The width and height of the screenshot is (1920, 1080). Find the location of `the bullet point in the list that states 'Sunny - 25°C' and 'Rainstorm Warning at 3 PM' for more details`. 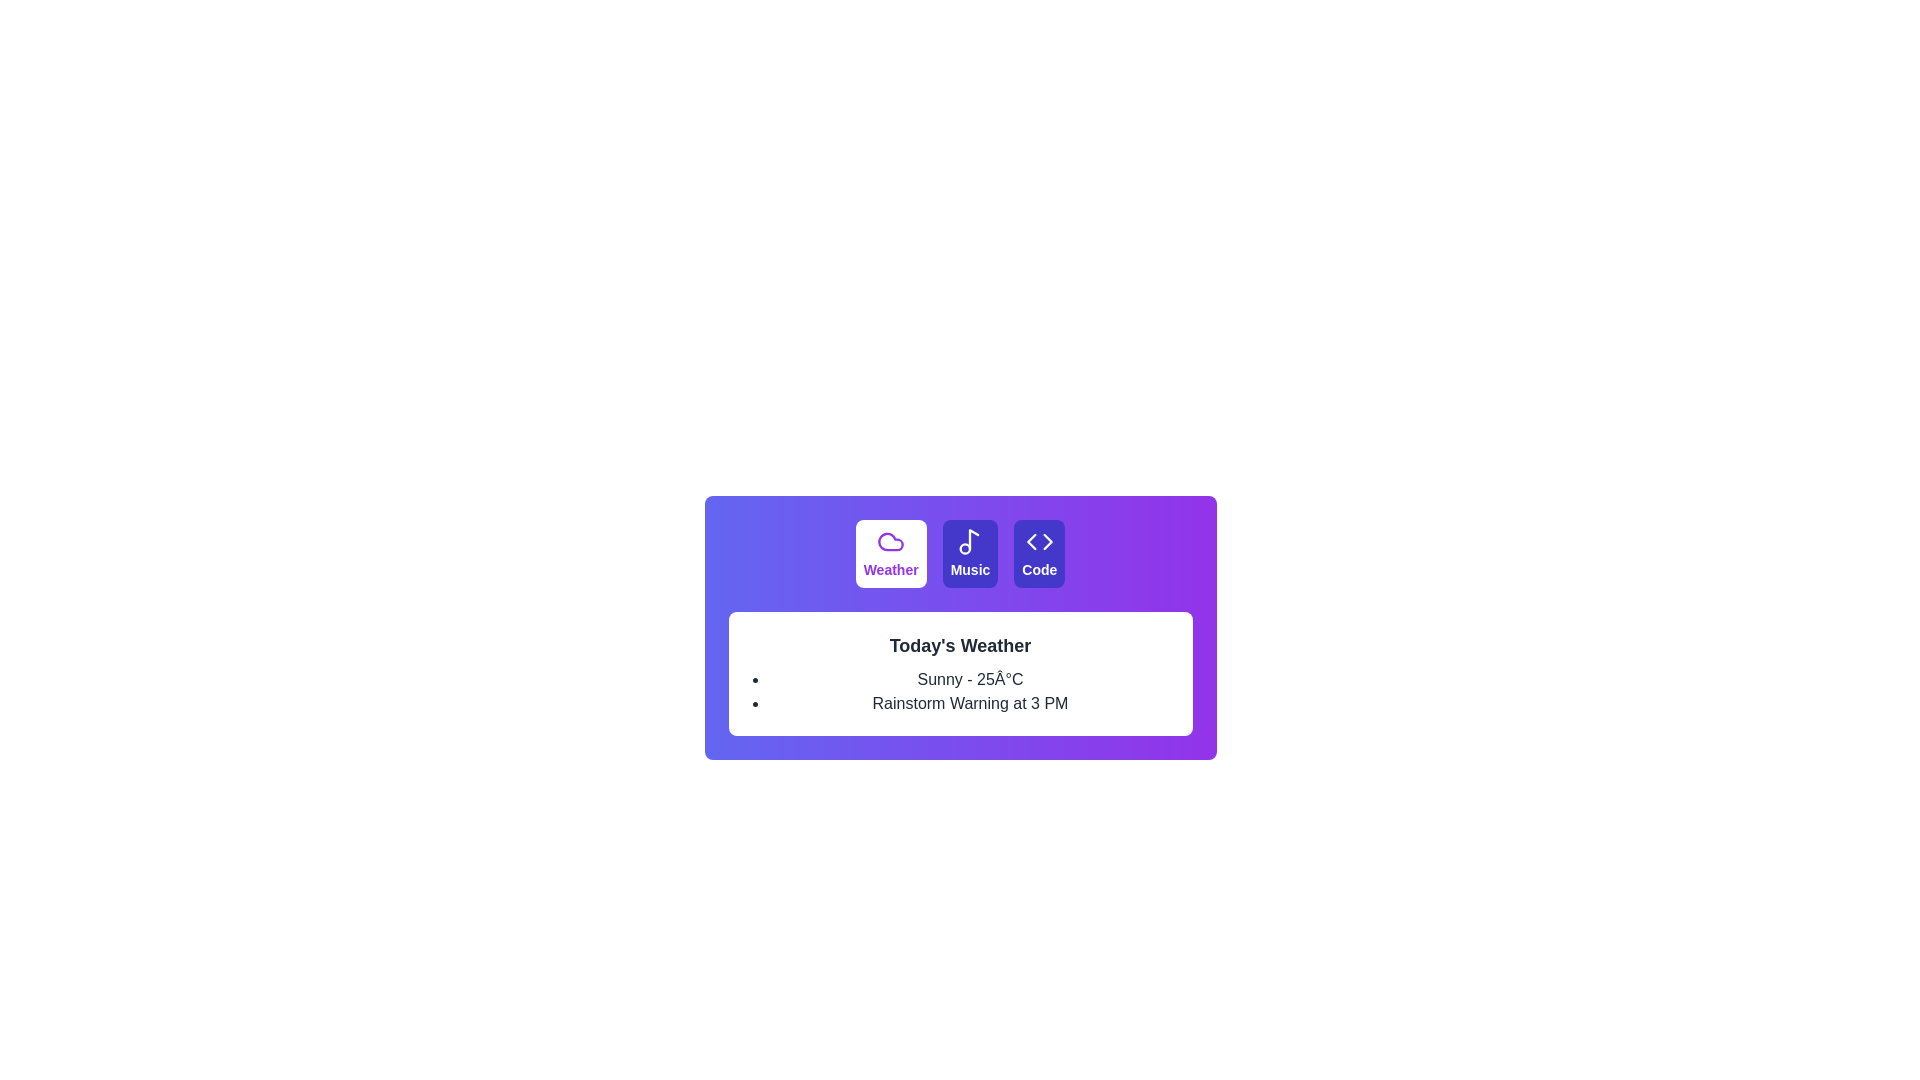

the bullet point in the list that states 'Sunny - 25°C' and 'Rainstorm Warning at 3 PM' for more details is located at coordinates (970, 690).